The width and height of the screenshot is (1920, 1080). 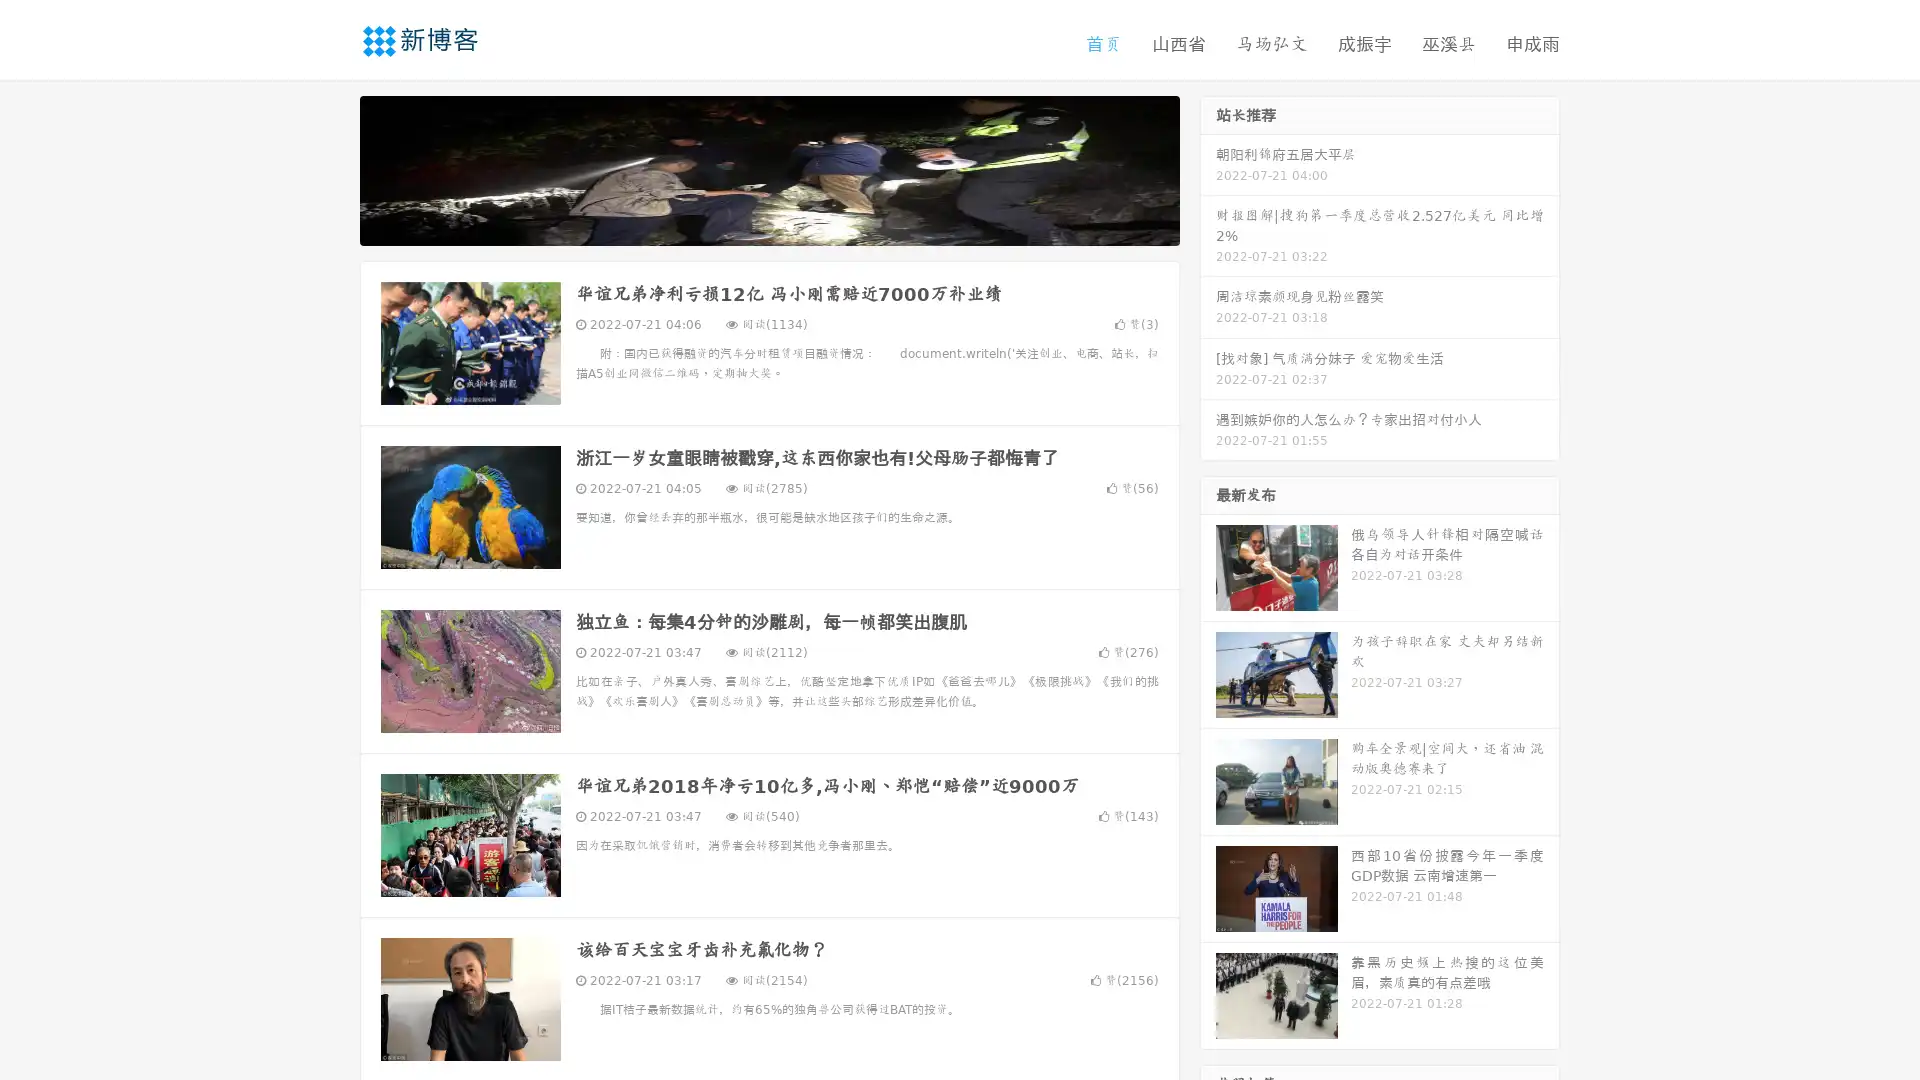 I want to click on Go to slide 3, so click(x=789, y=225).